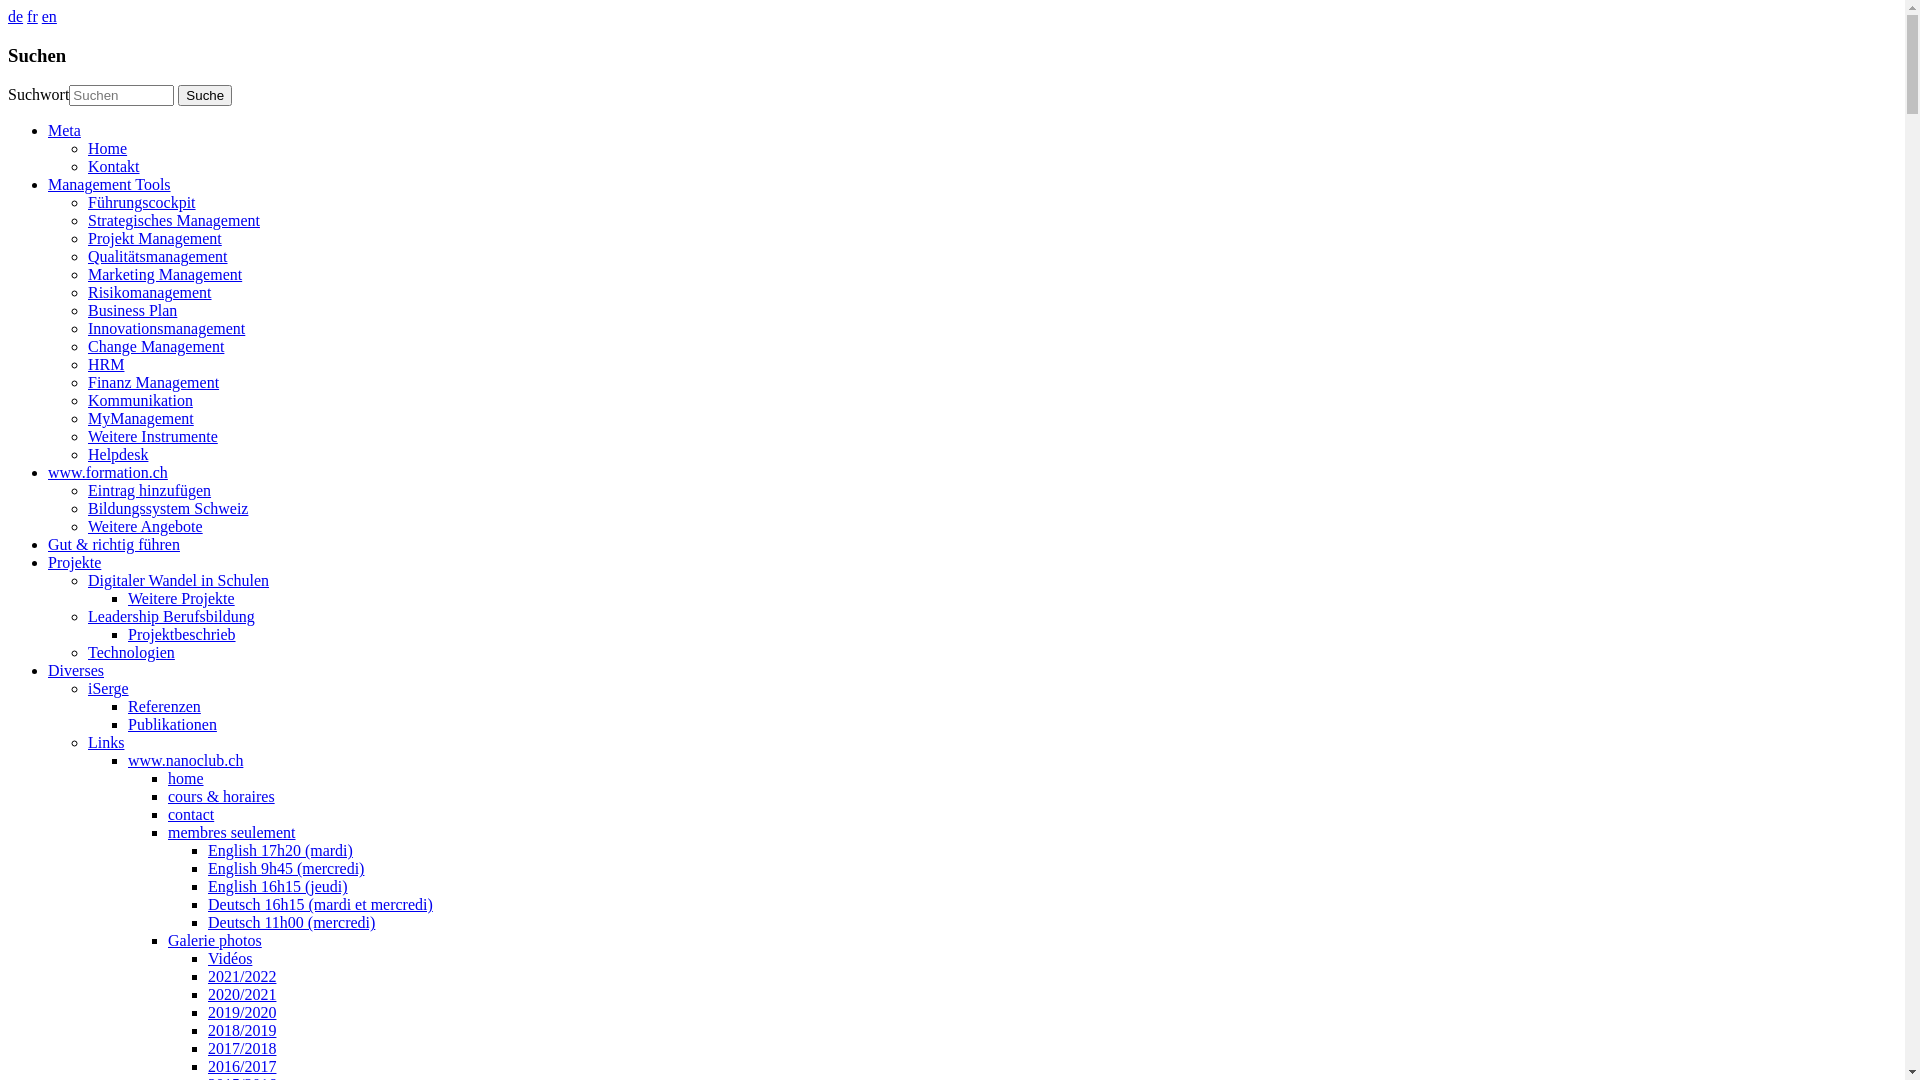 The width and height of the screenshot is (1920, 1080). I want to click on 'Technologien', so click(130, 652).